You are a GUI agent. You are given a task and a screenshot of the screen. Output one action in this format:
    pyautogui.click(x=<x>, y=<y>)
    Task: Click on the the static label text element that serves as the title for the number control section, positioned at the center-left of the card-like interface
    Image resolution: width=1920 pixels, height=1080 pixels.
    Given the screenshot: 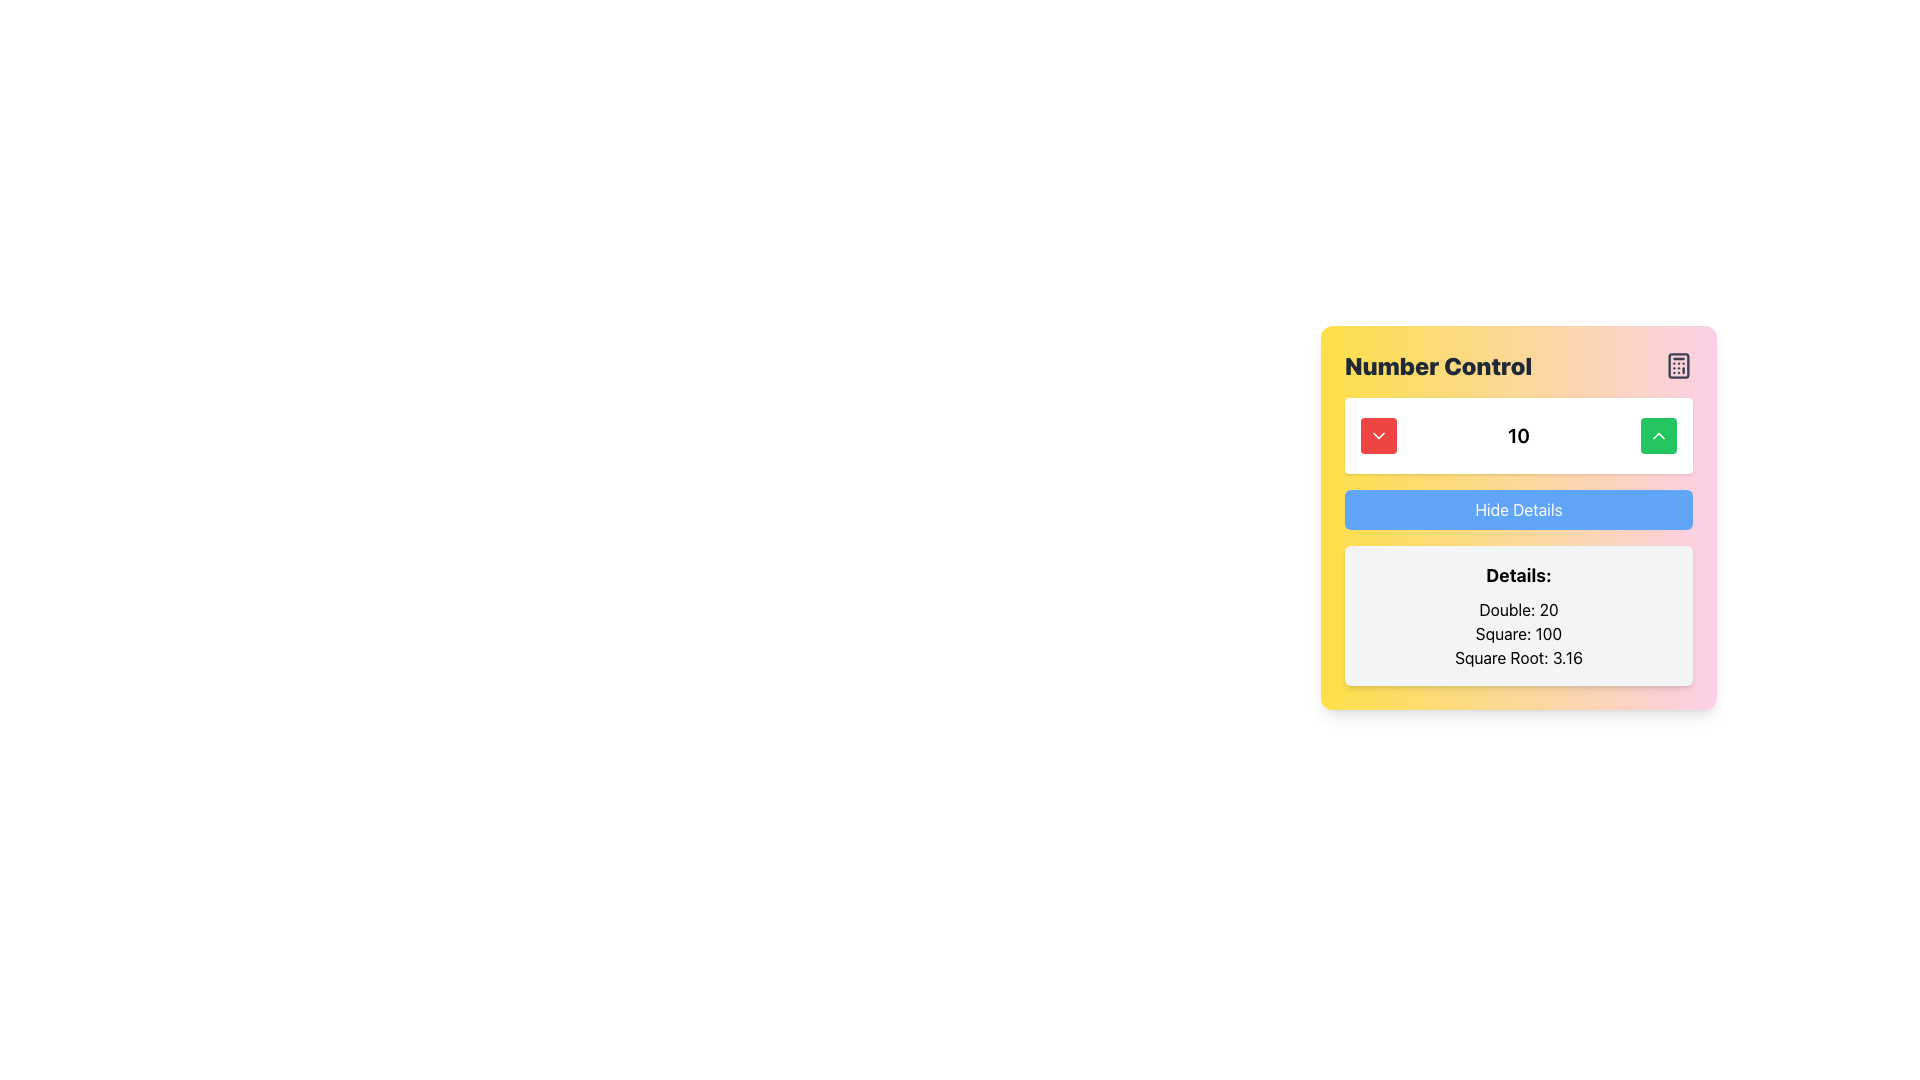 What is the action you would take?
    pyautogui.click(x=1437, y=366)
    